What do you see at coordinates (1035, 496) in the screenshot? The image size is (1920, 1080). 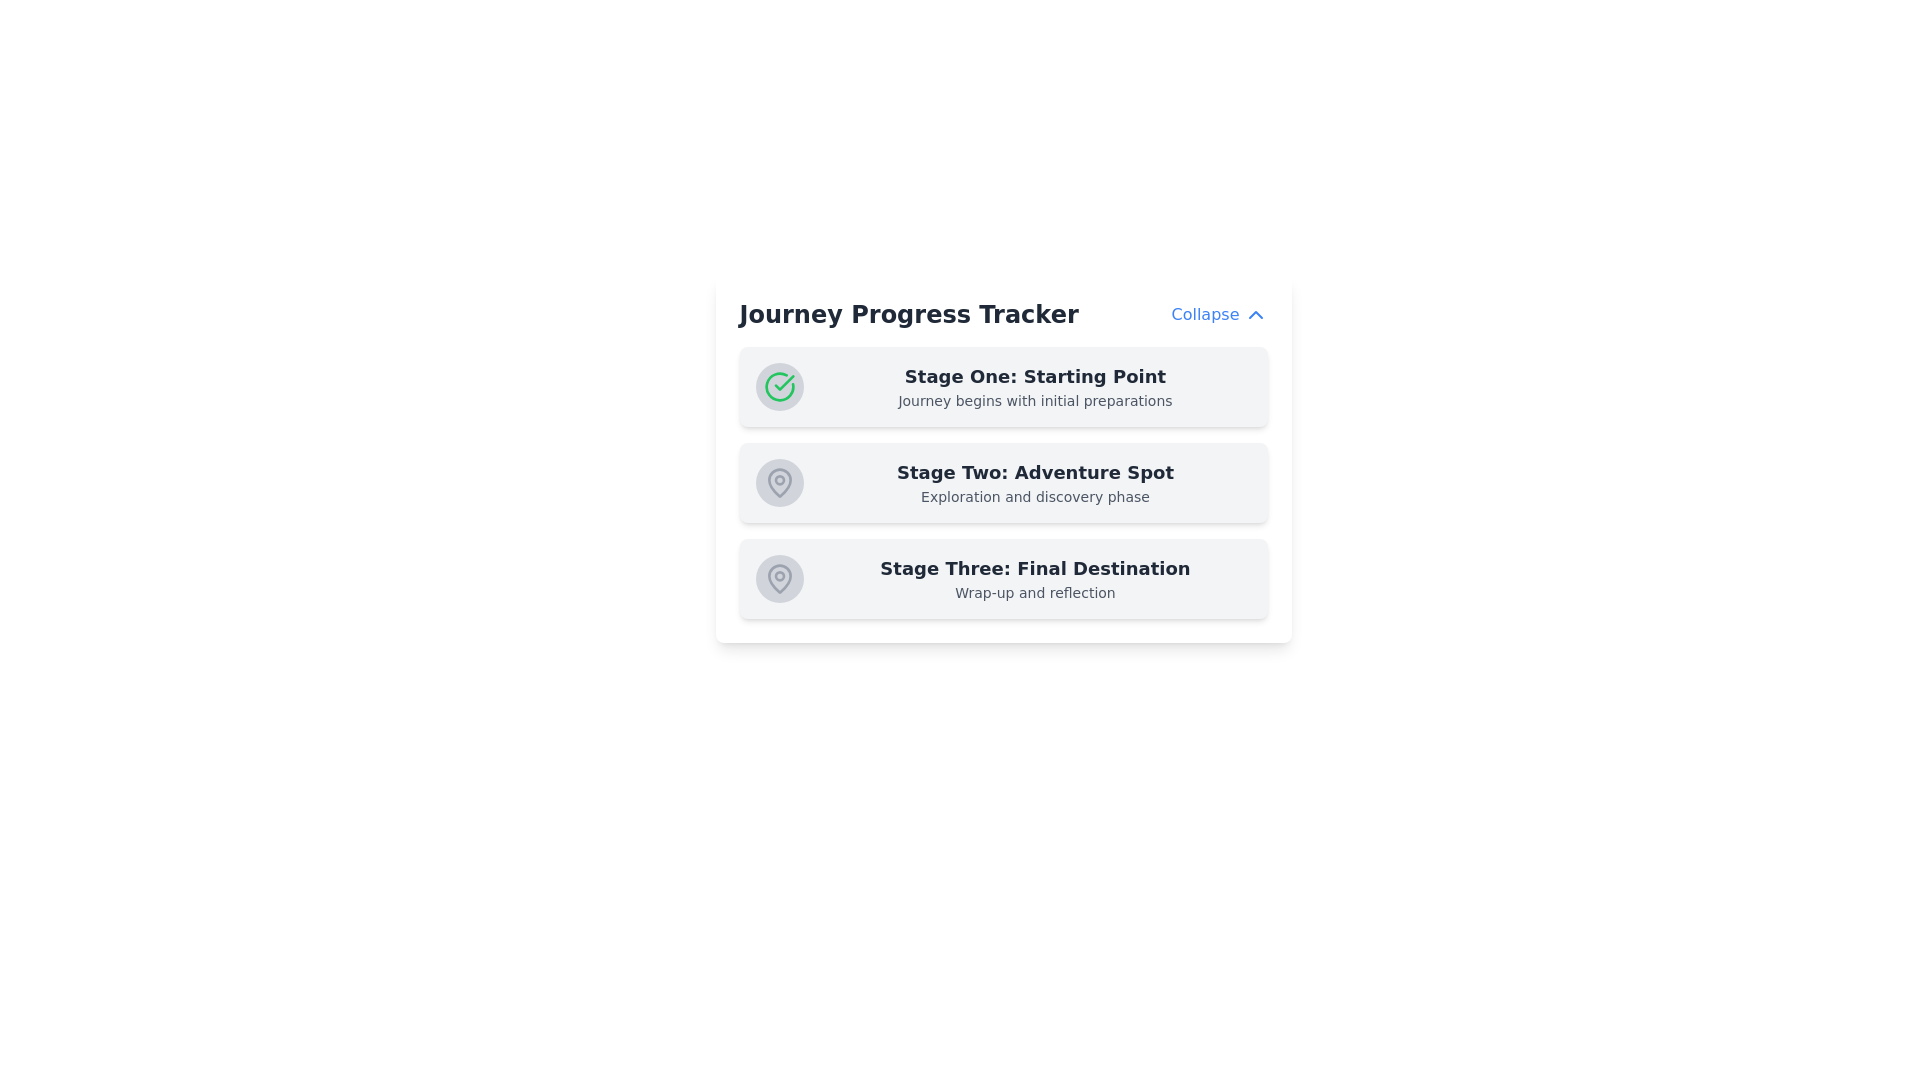 I see `the text label that reads 'Exploration and discovery phase', which is styled in gray and positioned below the heading 'Stage Two: Adventure Spot'` at bounding box center [1035, 496].